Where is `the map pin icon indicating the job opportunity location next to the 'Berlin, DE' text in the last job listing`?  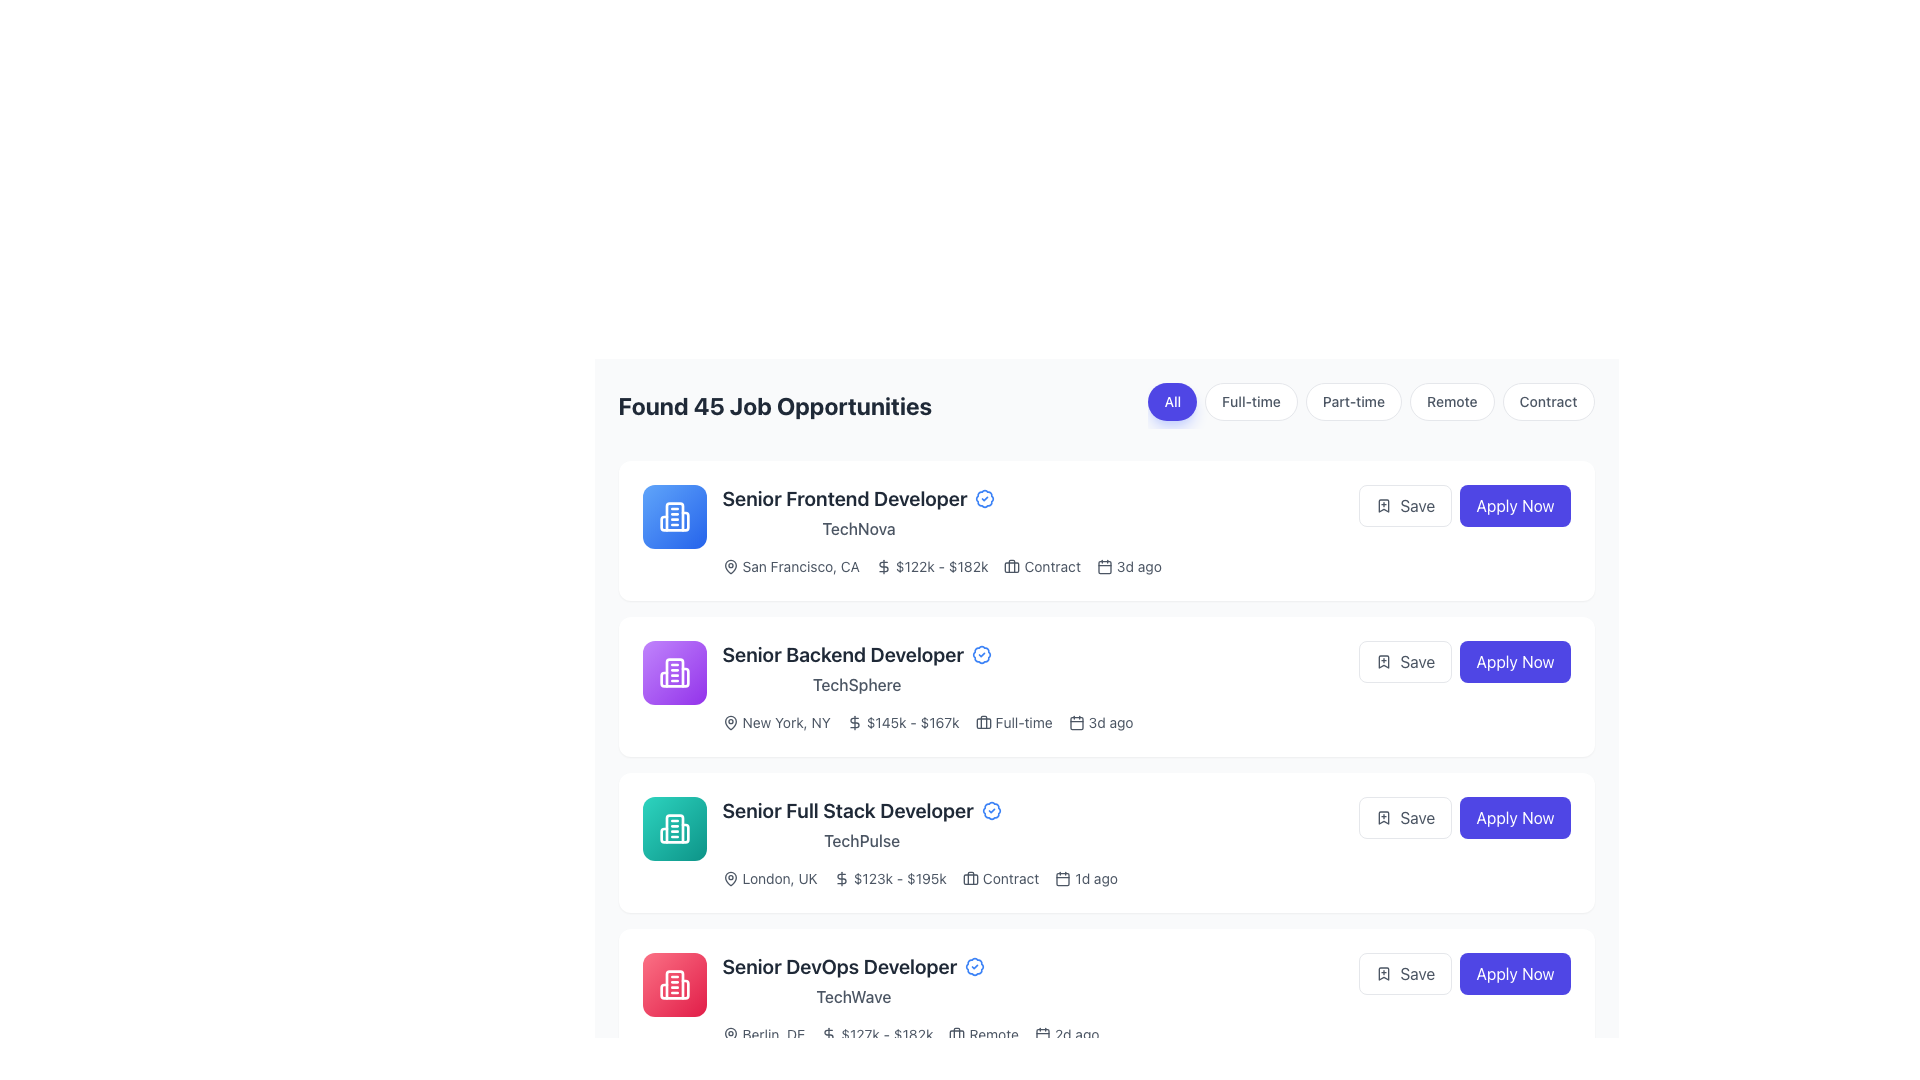
the map pin icon indicating the job opportunity location next to the 'Berlin, DE' text in the last job listing is located at coordinates (729, 1034).